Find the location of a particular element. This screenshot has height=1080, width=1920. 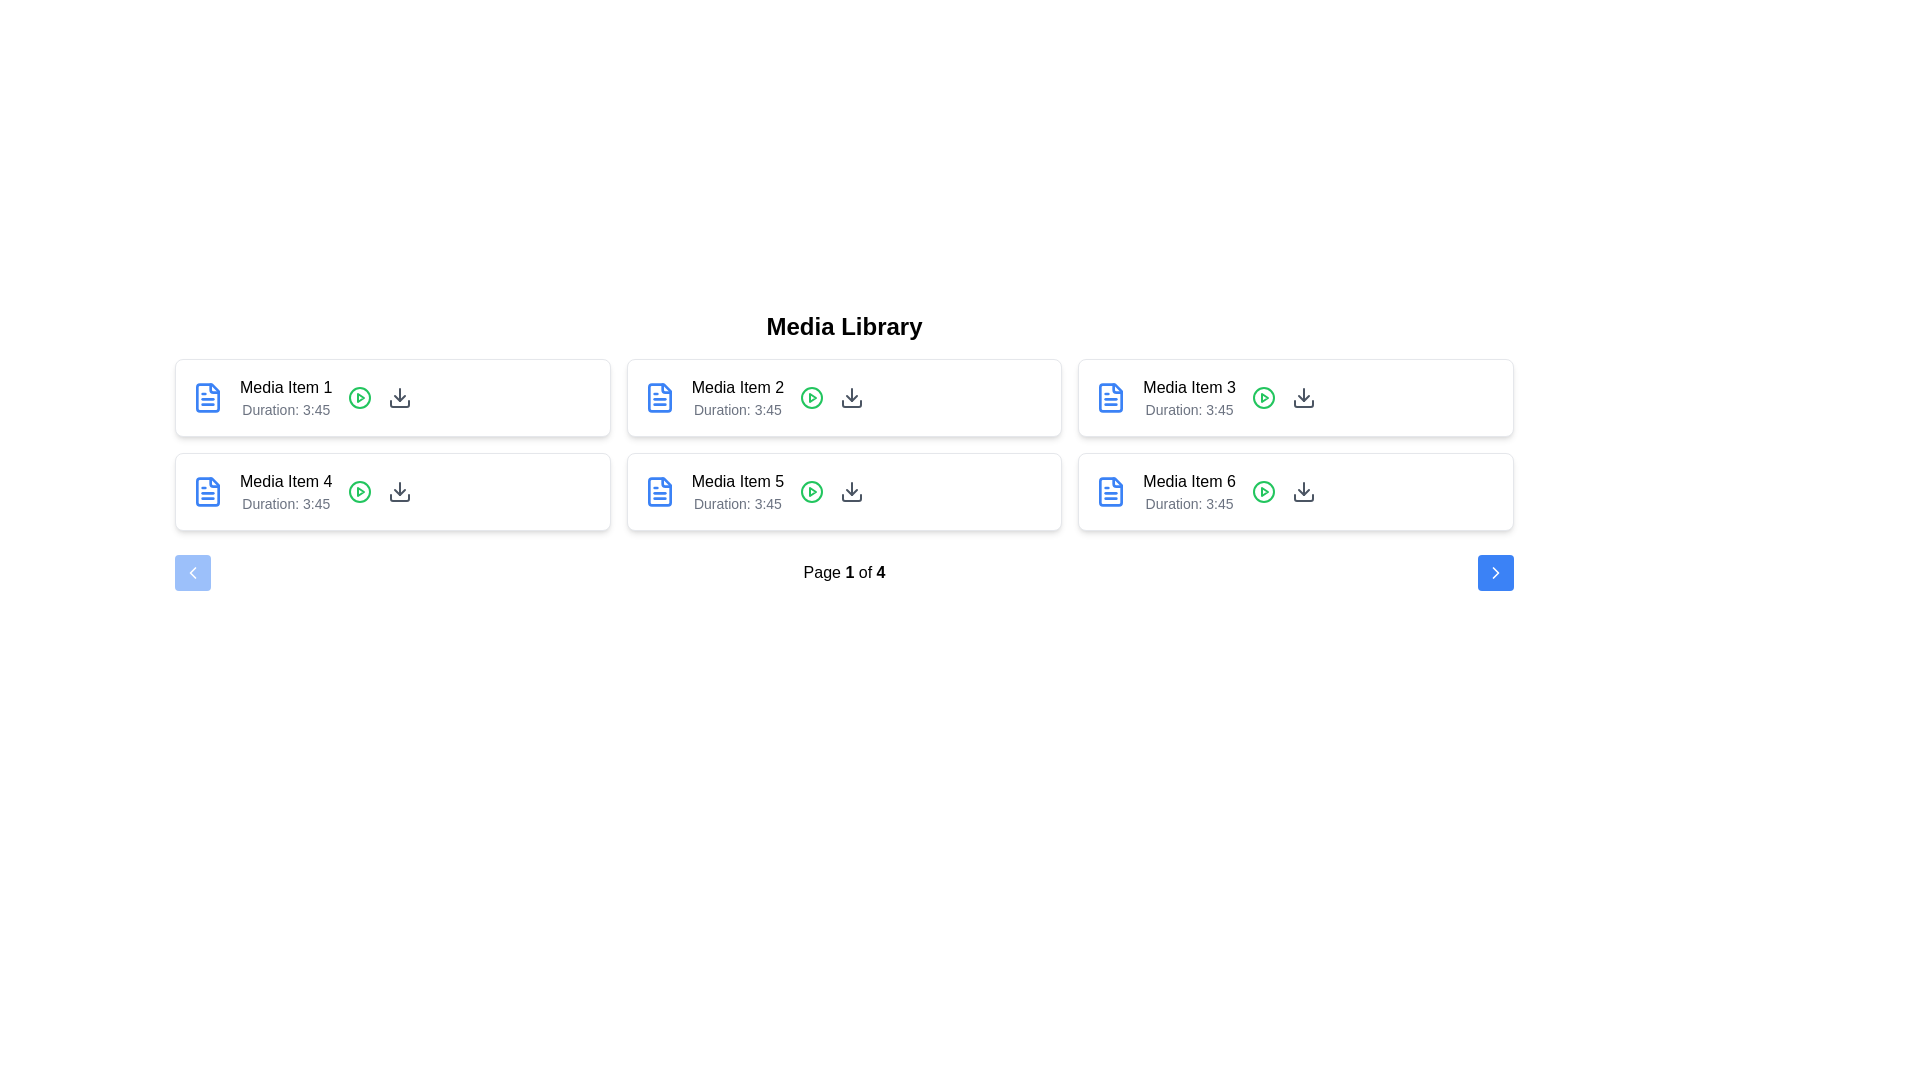

the icon representing the document associated with 'Media Item 5', which is located in the middle row and second column of the grid in the Media Library layout is located at coordinates (659, 492).